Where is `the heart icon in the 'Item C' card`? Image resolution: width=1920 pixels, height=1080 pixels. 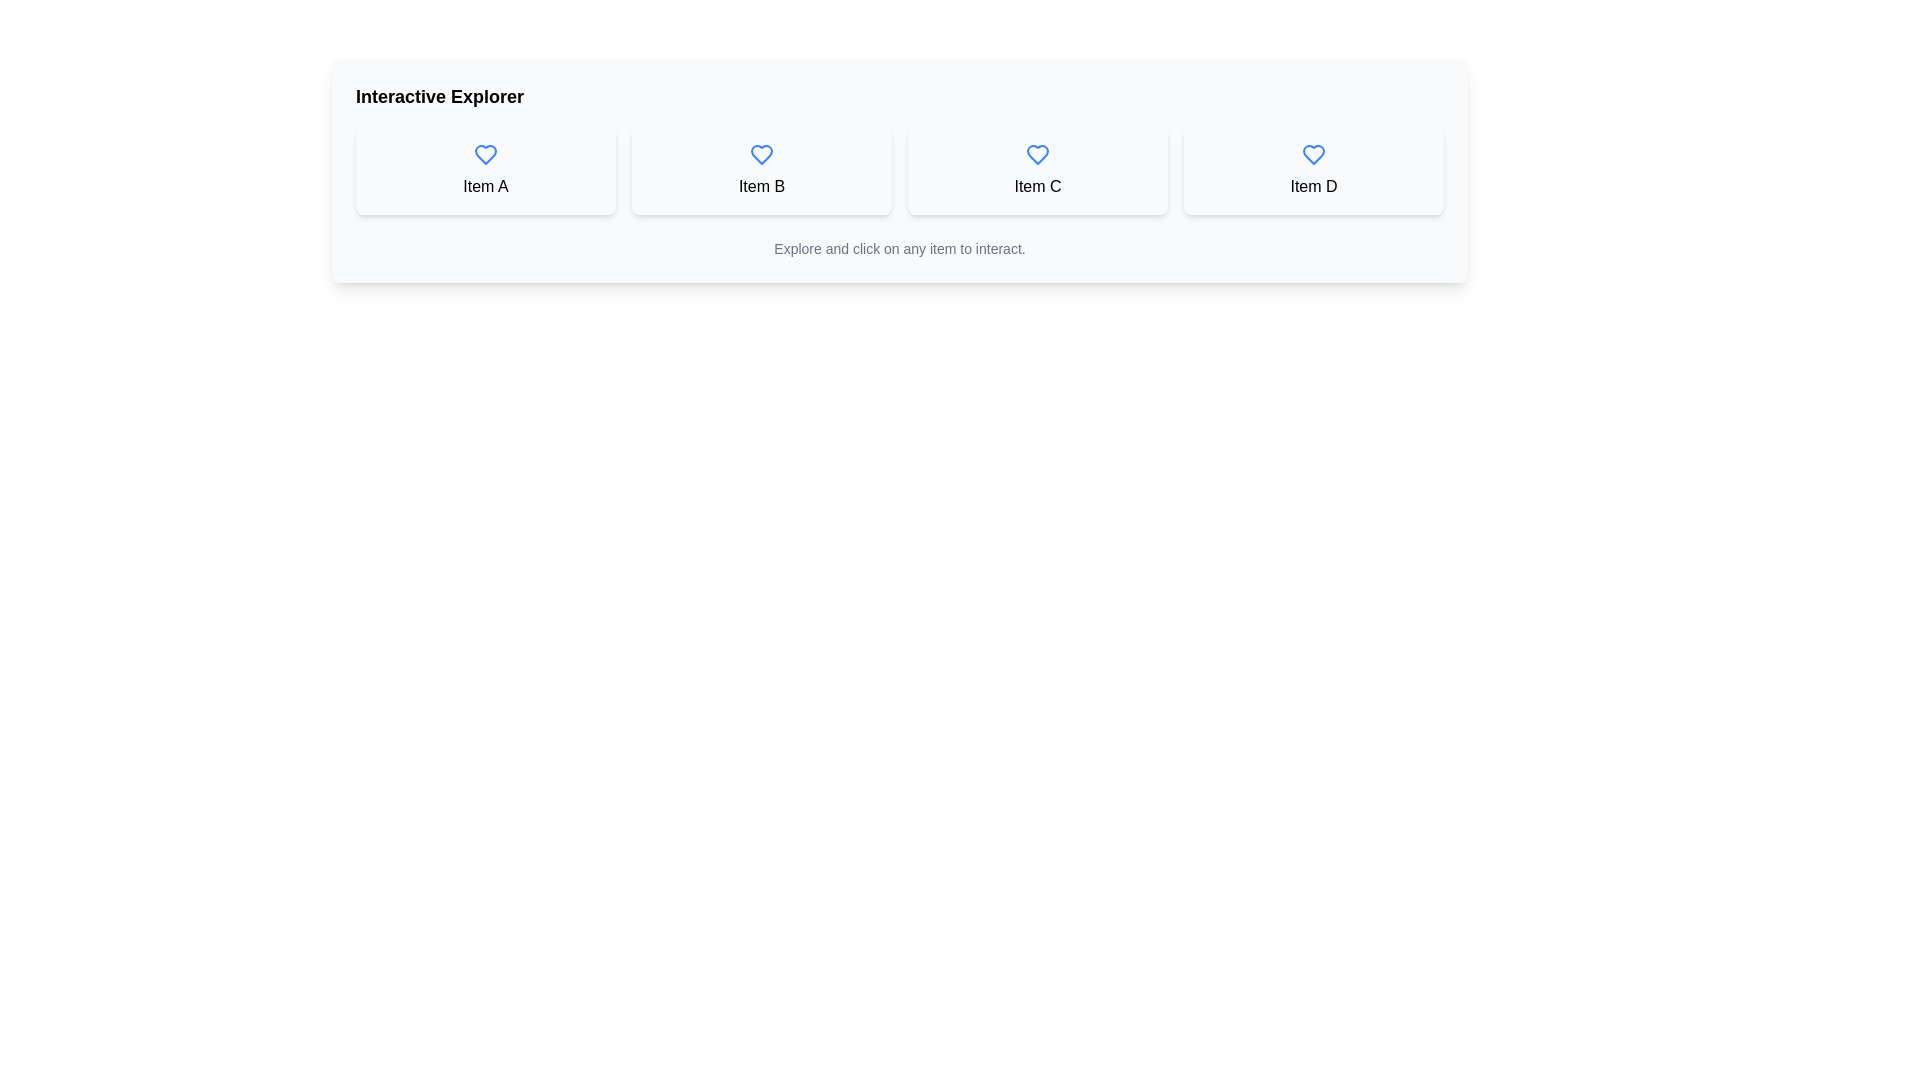
the heart icon in the 'Item C' card is located at coordinates (1037, 153).